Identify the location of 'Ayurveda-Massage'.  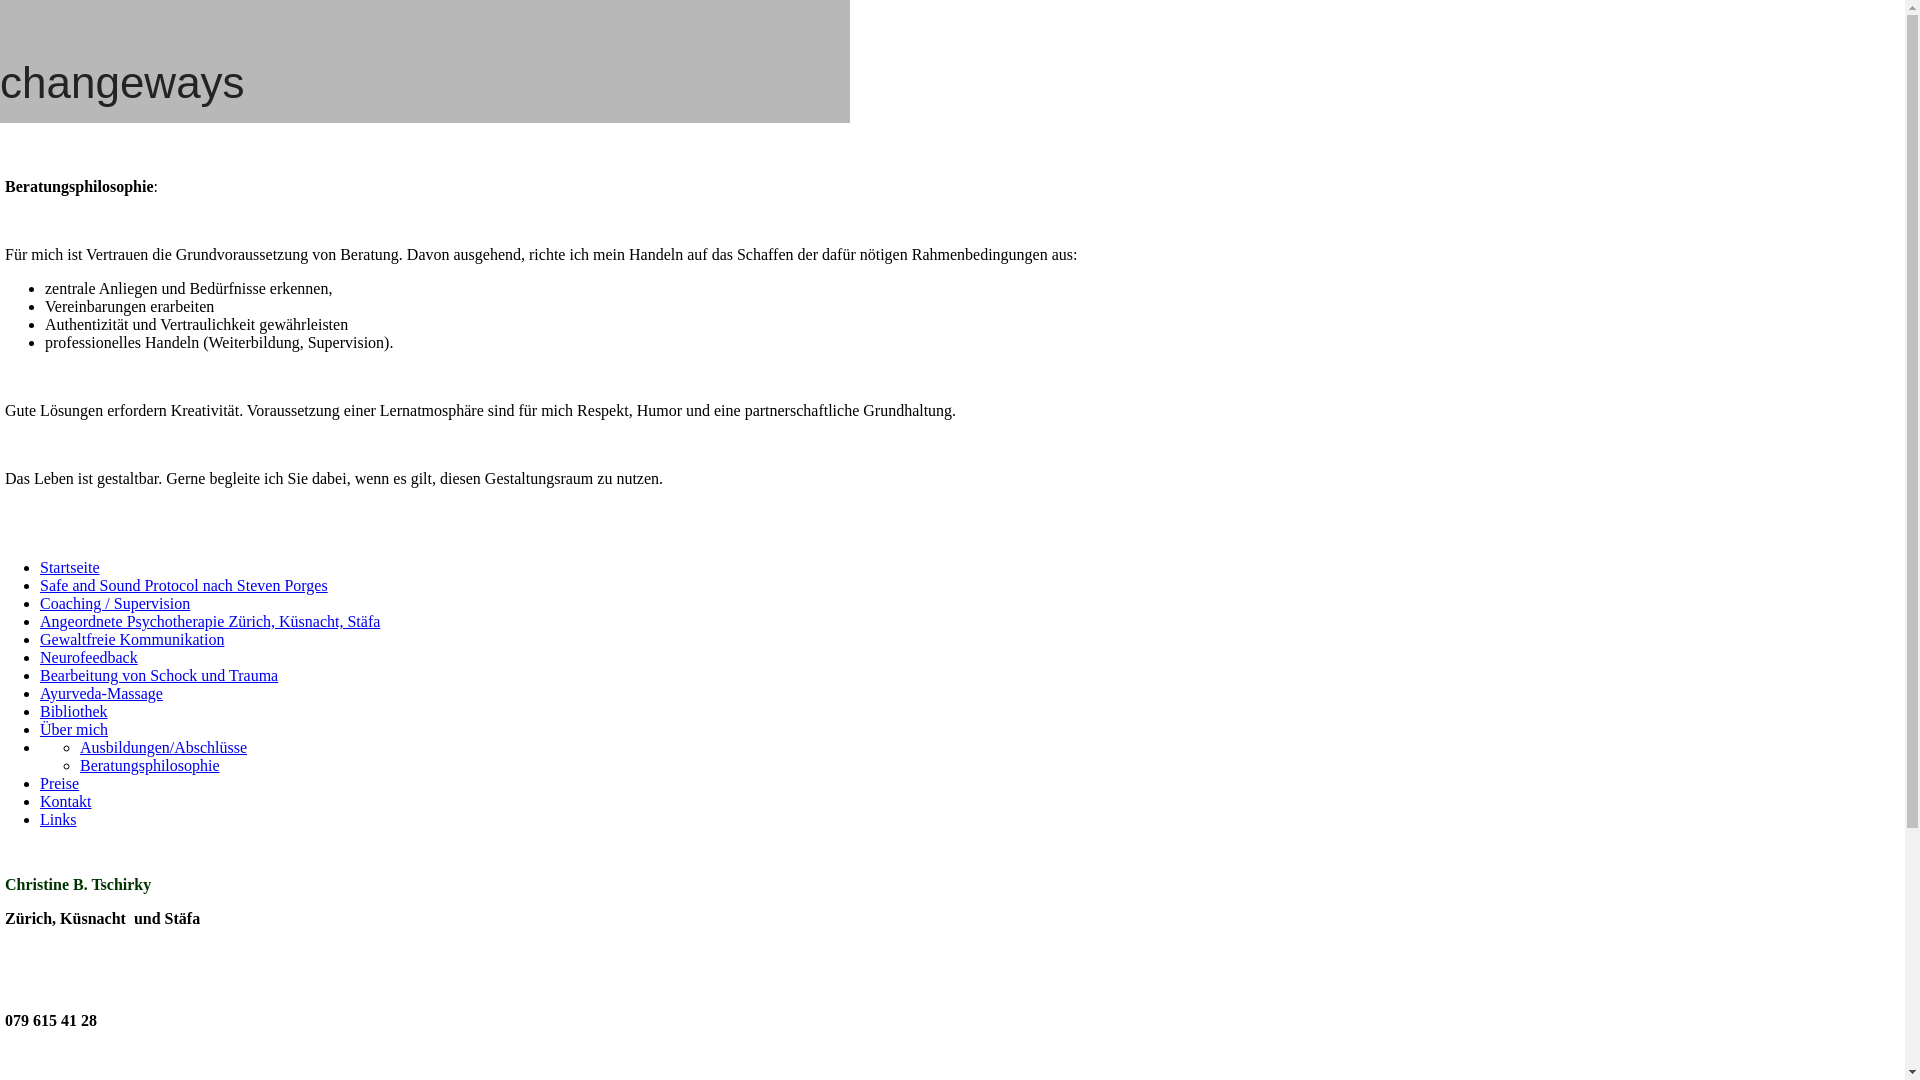
(100, 692).